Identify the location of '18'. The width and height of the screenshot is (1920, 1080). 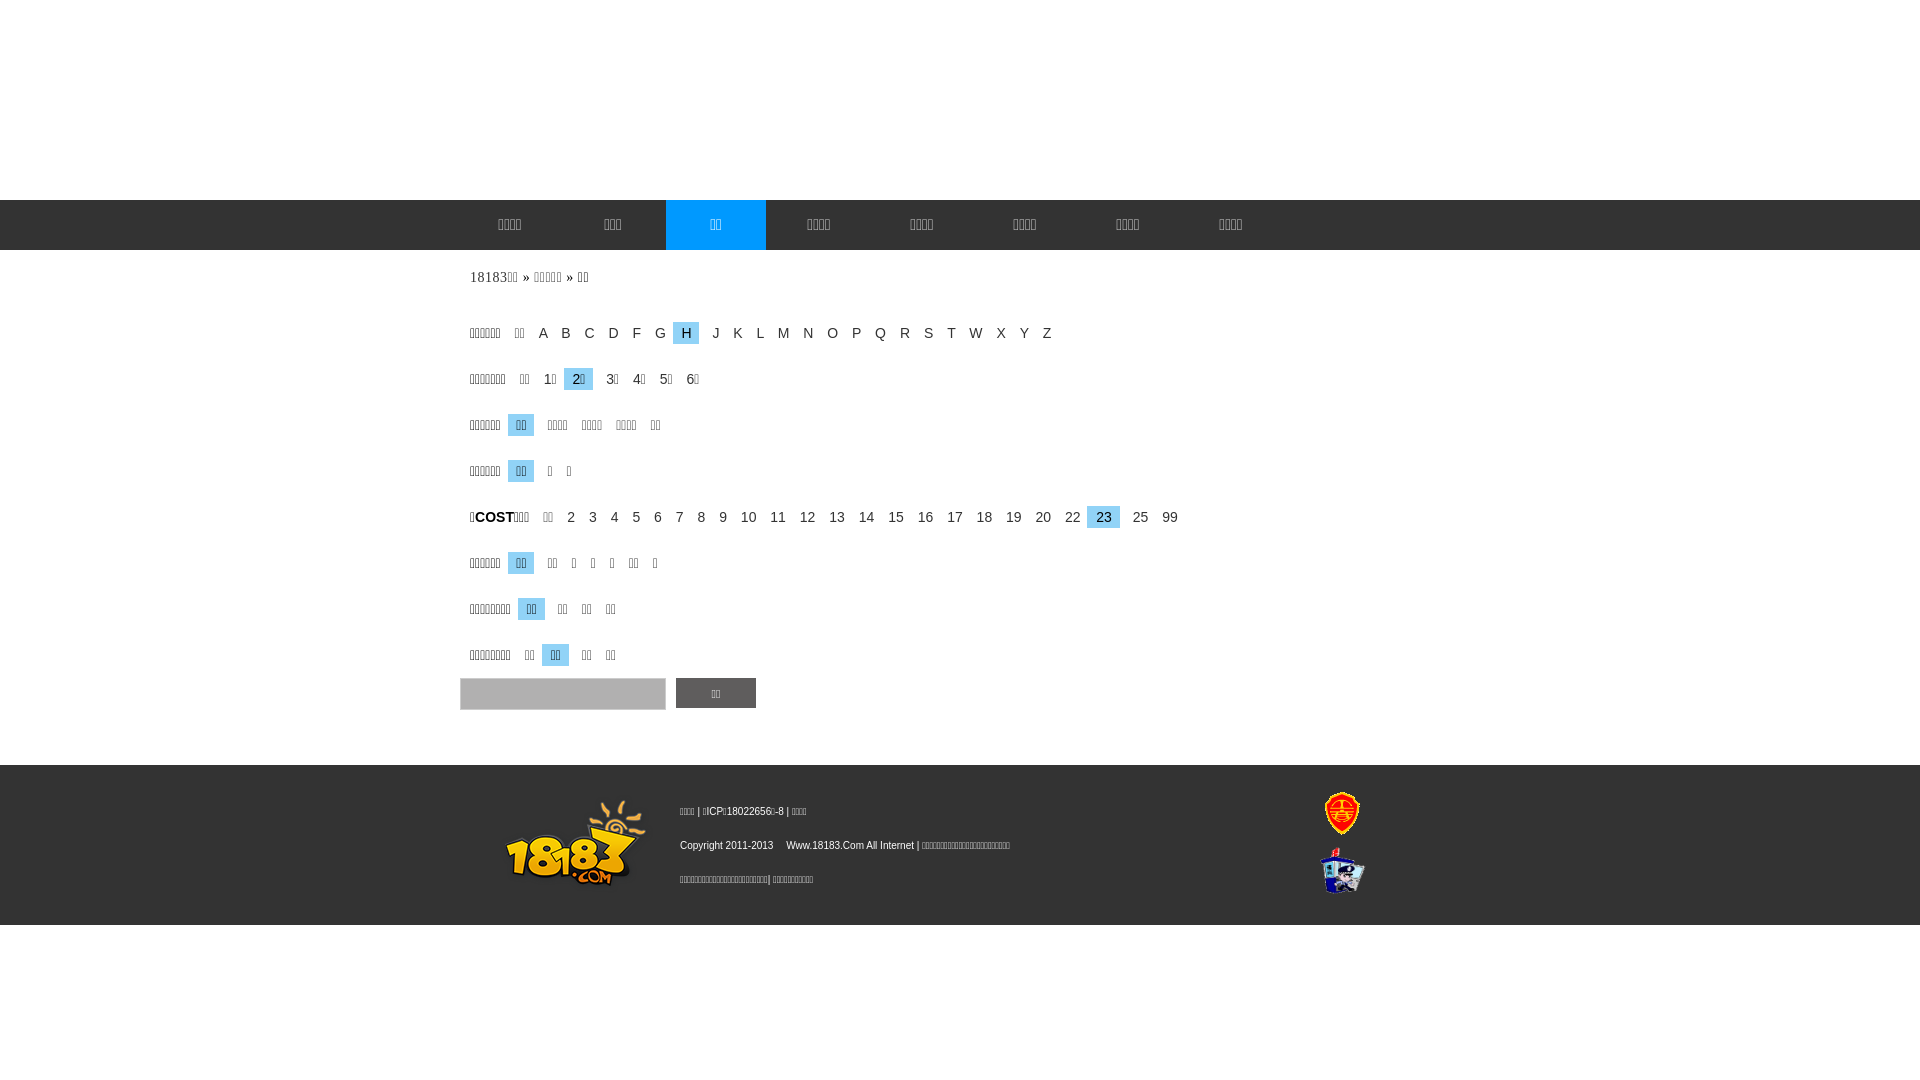
(966, 515).